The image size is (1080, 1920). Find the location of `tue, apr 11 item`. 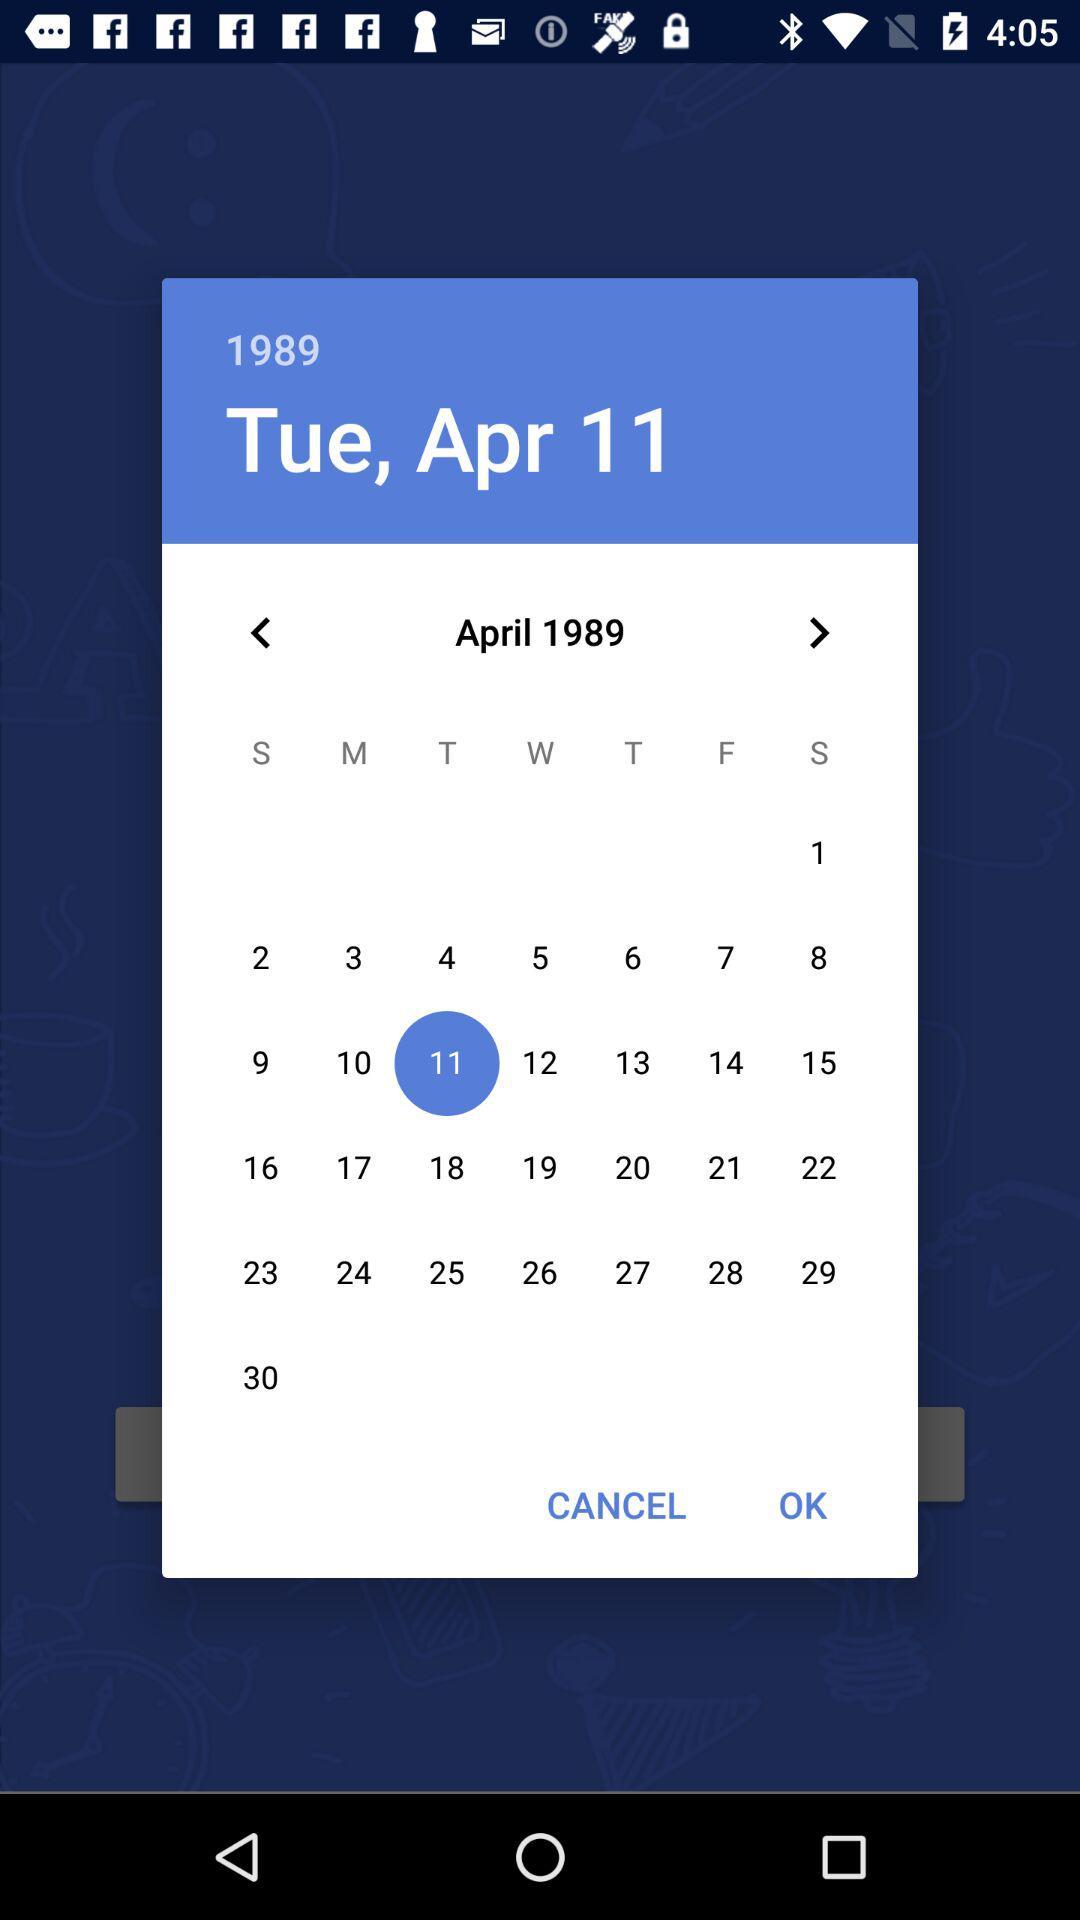

tue, apr 11 item is located at coordinates (451, 435).